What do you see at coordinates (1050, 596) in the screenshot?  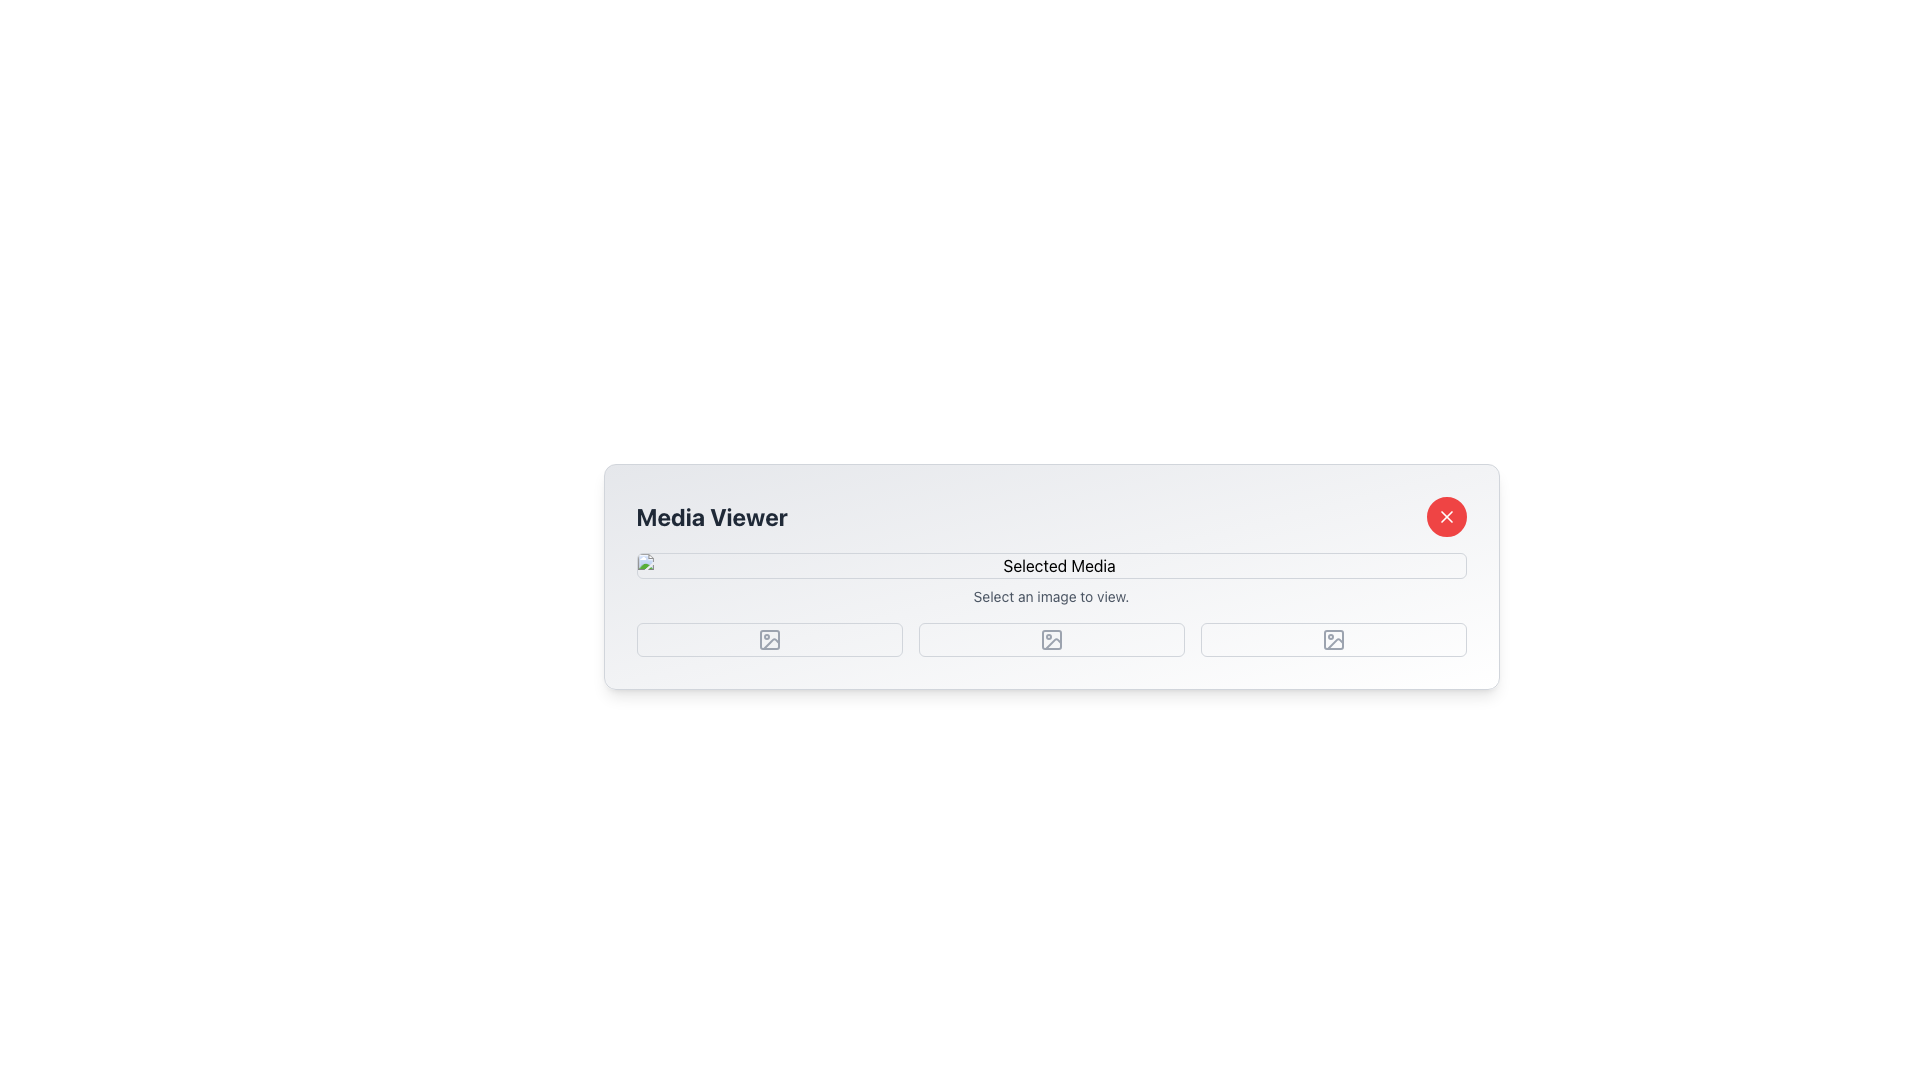 I see `text element that displays 'Select an image to view.' located below the 'Selected Media' placeholder image` at bounding box center [1050, 596].